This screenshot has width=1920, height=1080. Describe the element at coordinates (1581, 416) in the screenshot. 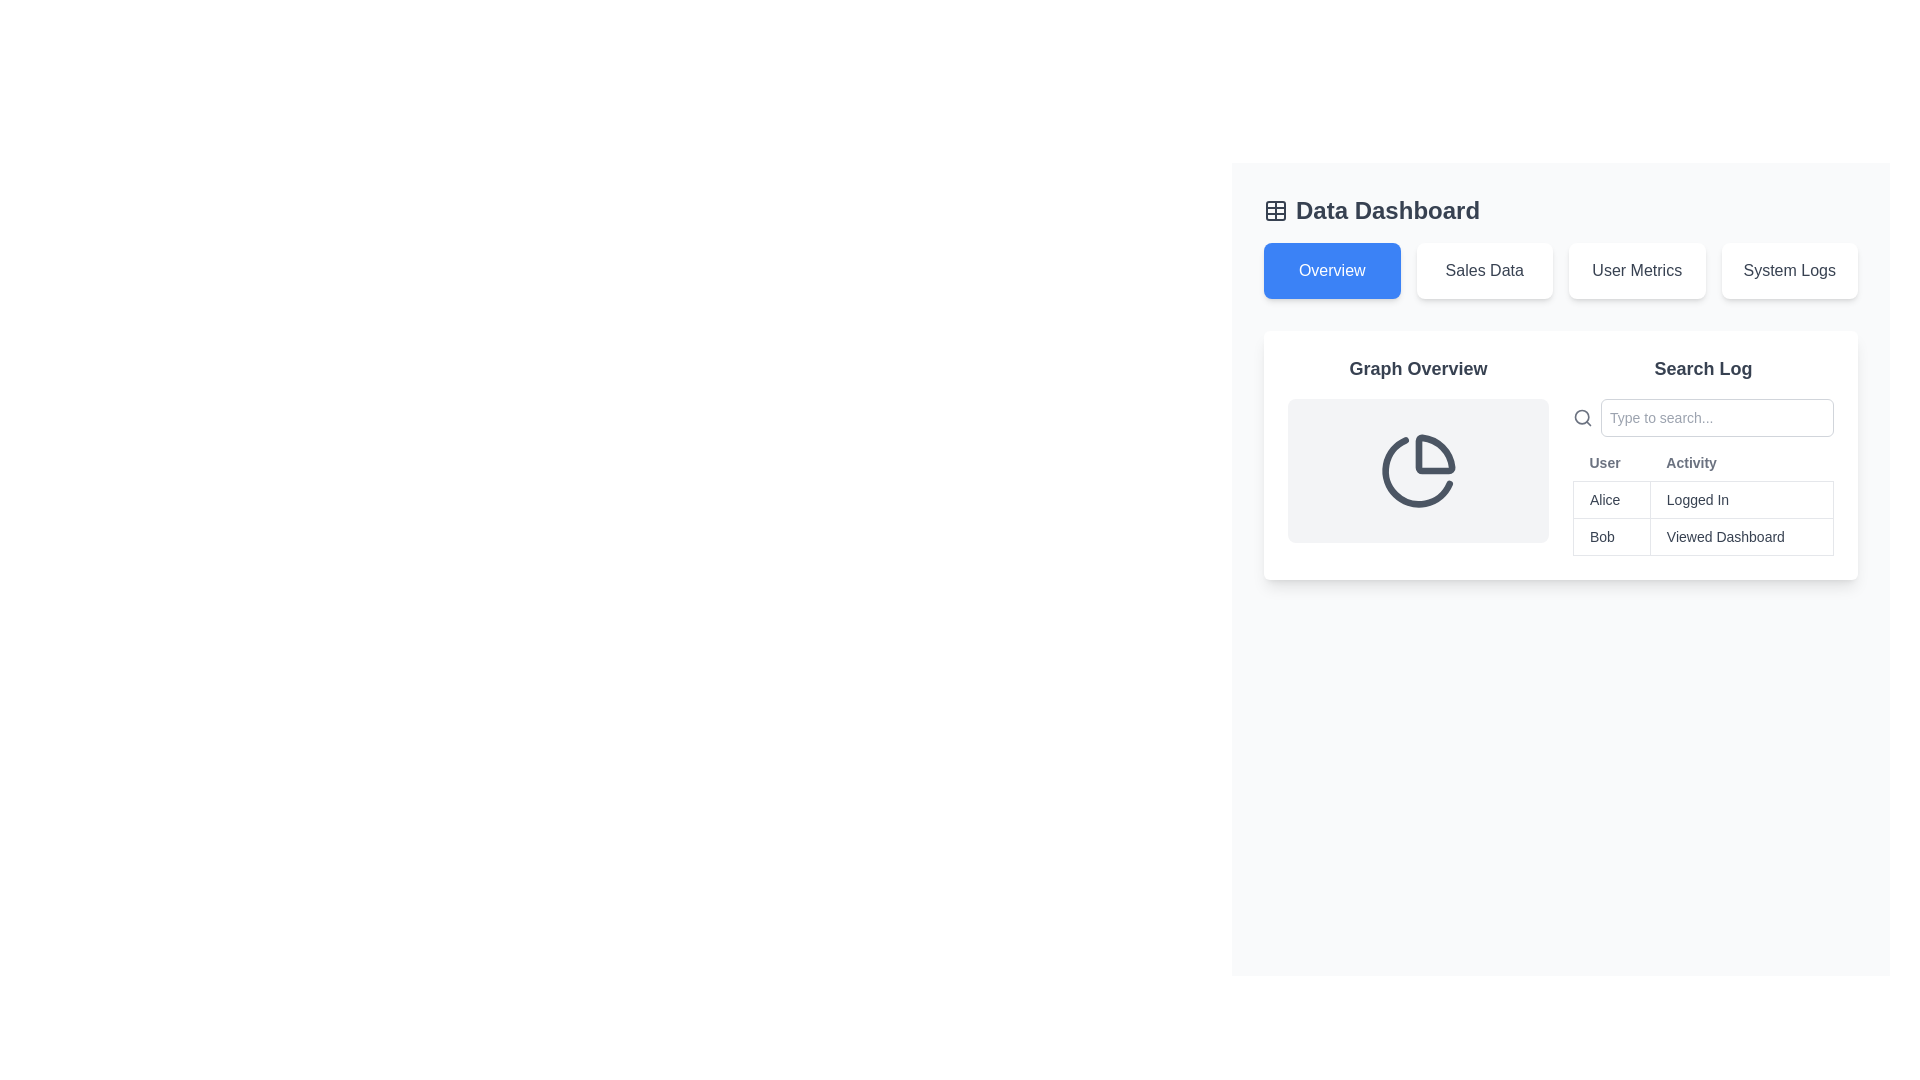

I see `the circular magnifying glass lens icon in the search section of the dashboard interface` at that location.